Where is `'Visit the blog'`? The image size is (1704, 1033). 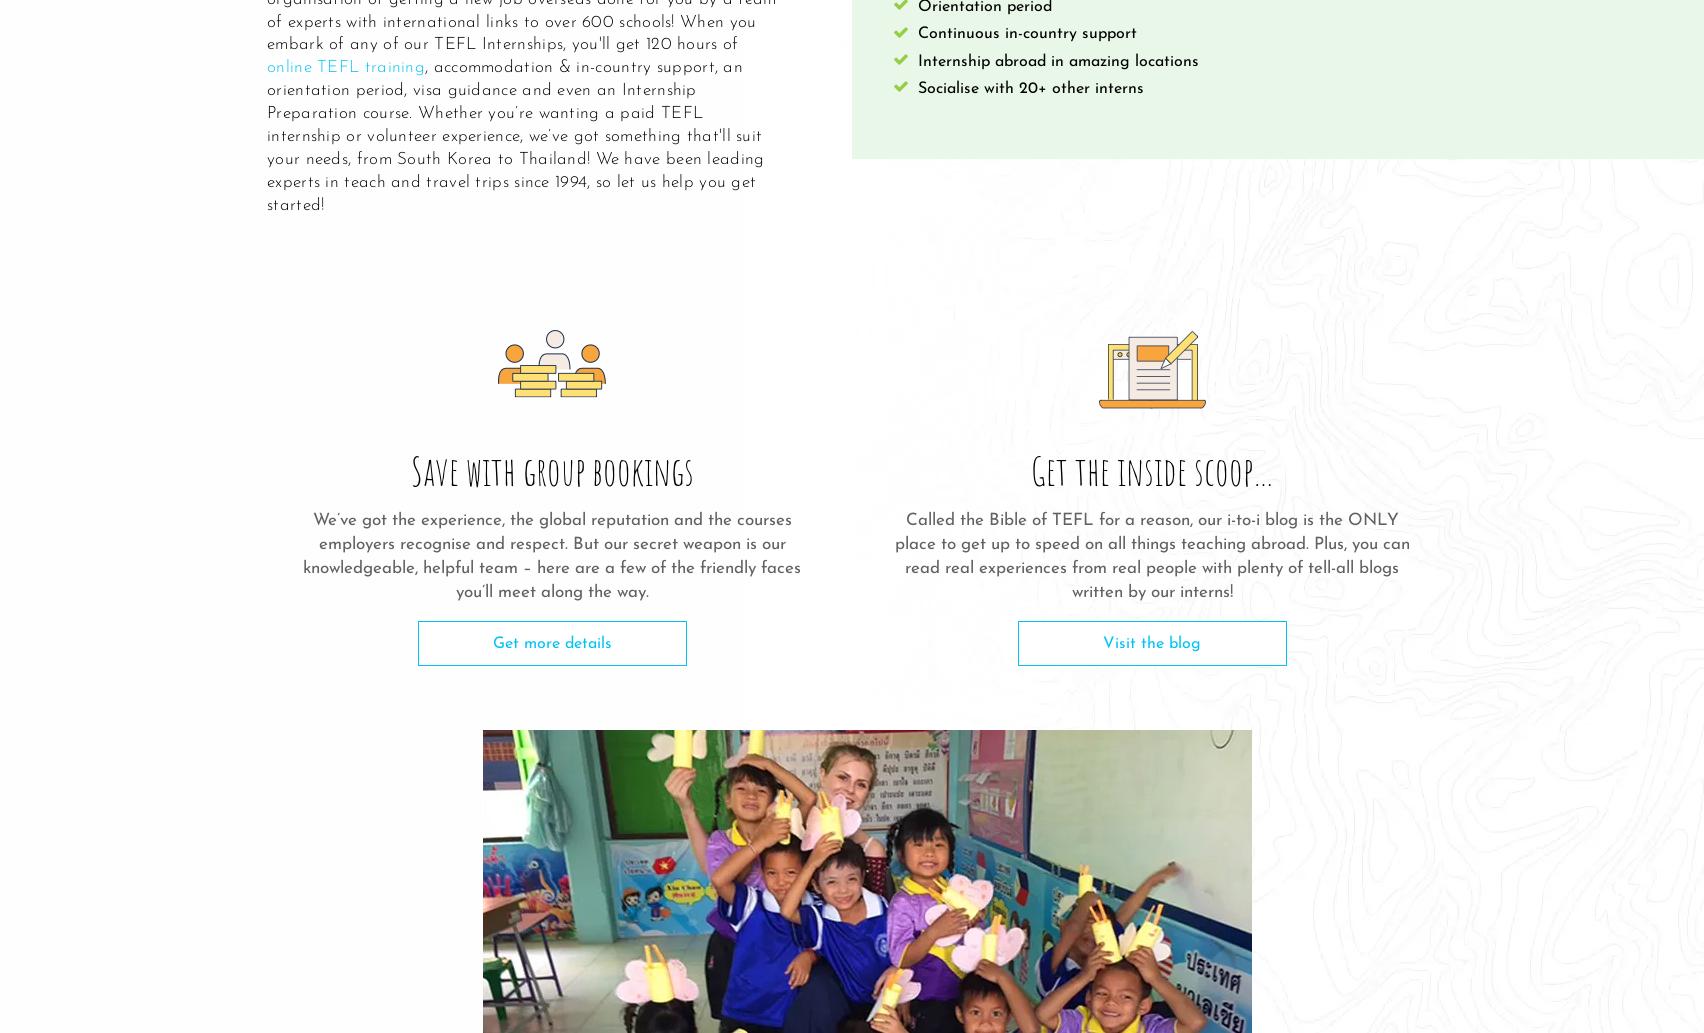 'Visit the blog' is located at coordinates (1101, 642).